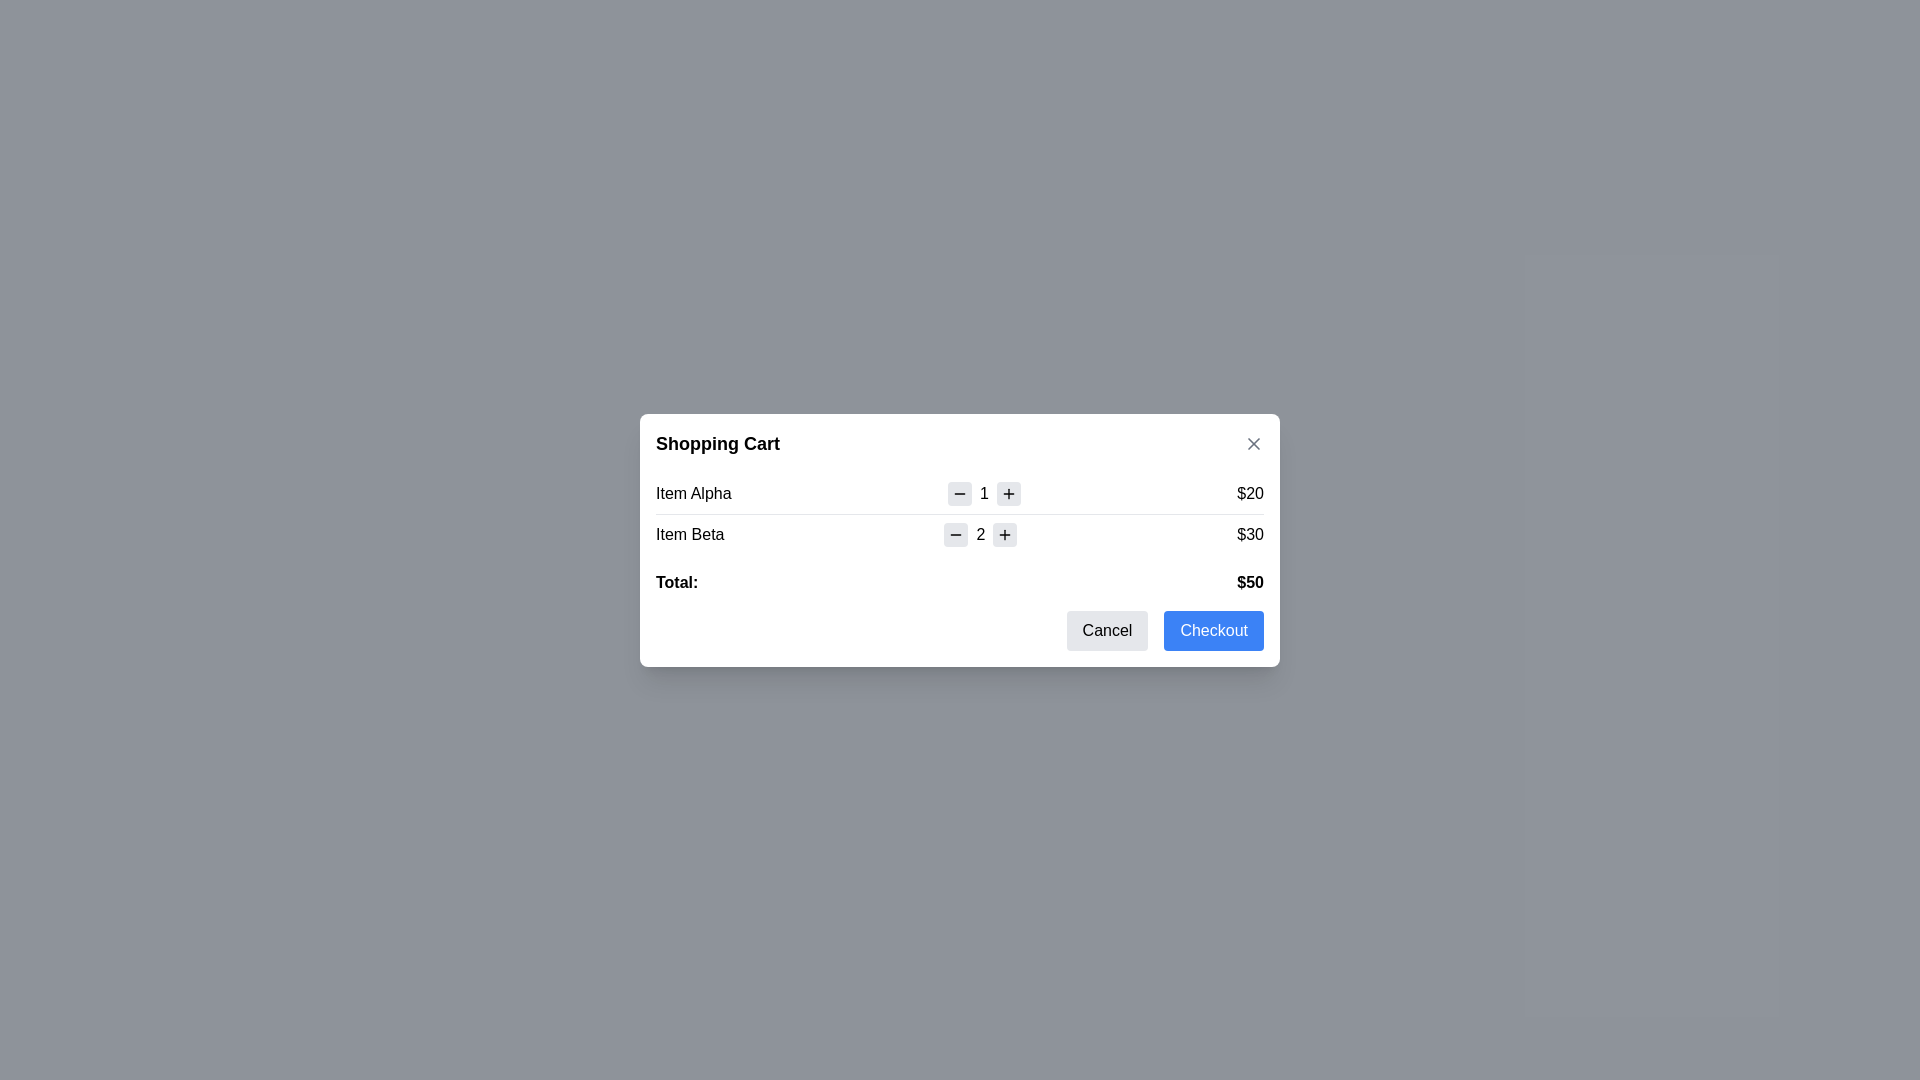 This screenshot has width=1920, height=1080. Describe the element at coordinates (1252, 442) in the screenshot. I see `the small gray 'X' icon close button located in the top-right corner of the 'Shopping Cart' dialog box` at that location.